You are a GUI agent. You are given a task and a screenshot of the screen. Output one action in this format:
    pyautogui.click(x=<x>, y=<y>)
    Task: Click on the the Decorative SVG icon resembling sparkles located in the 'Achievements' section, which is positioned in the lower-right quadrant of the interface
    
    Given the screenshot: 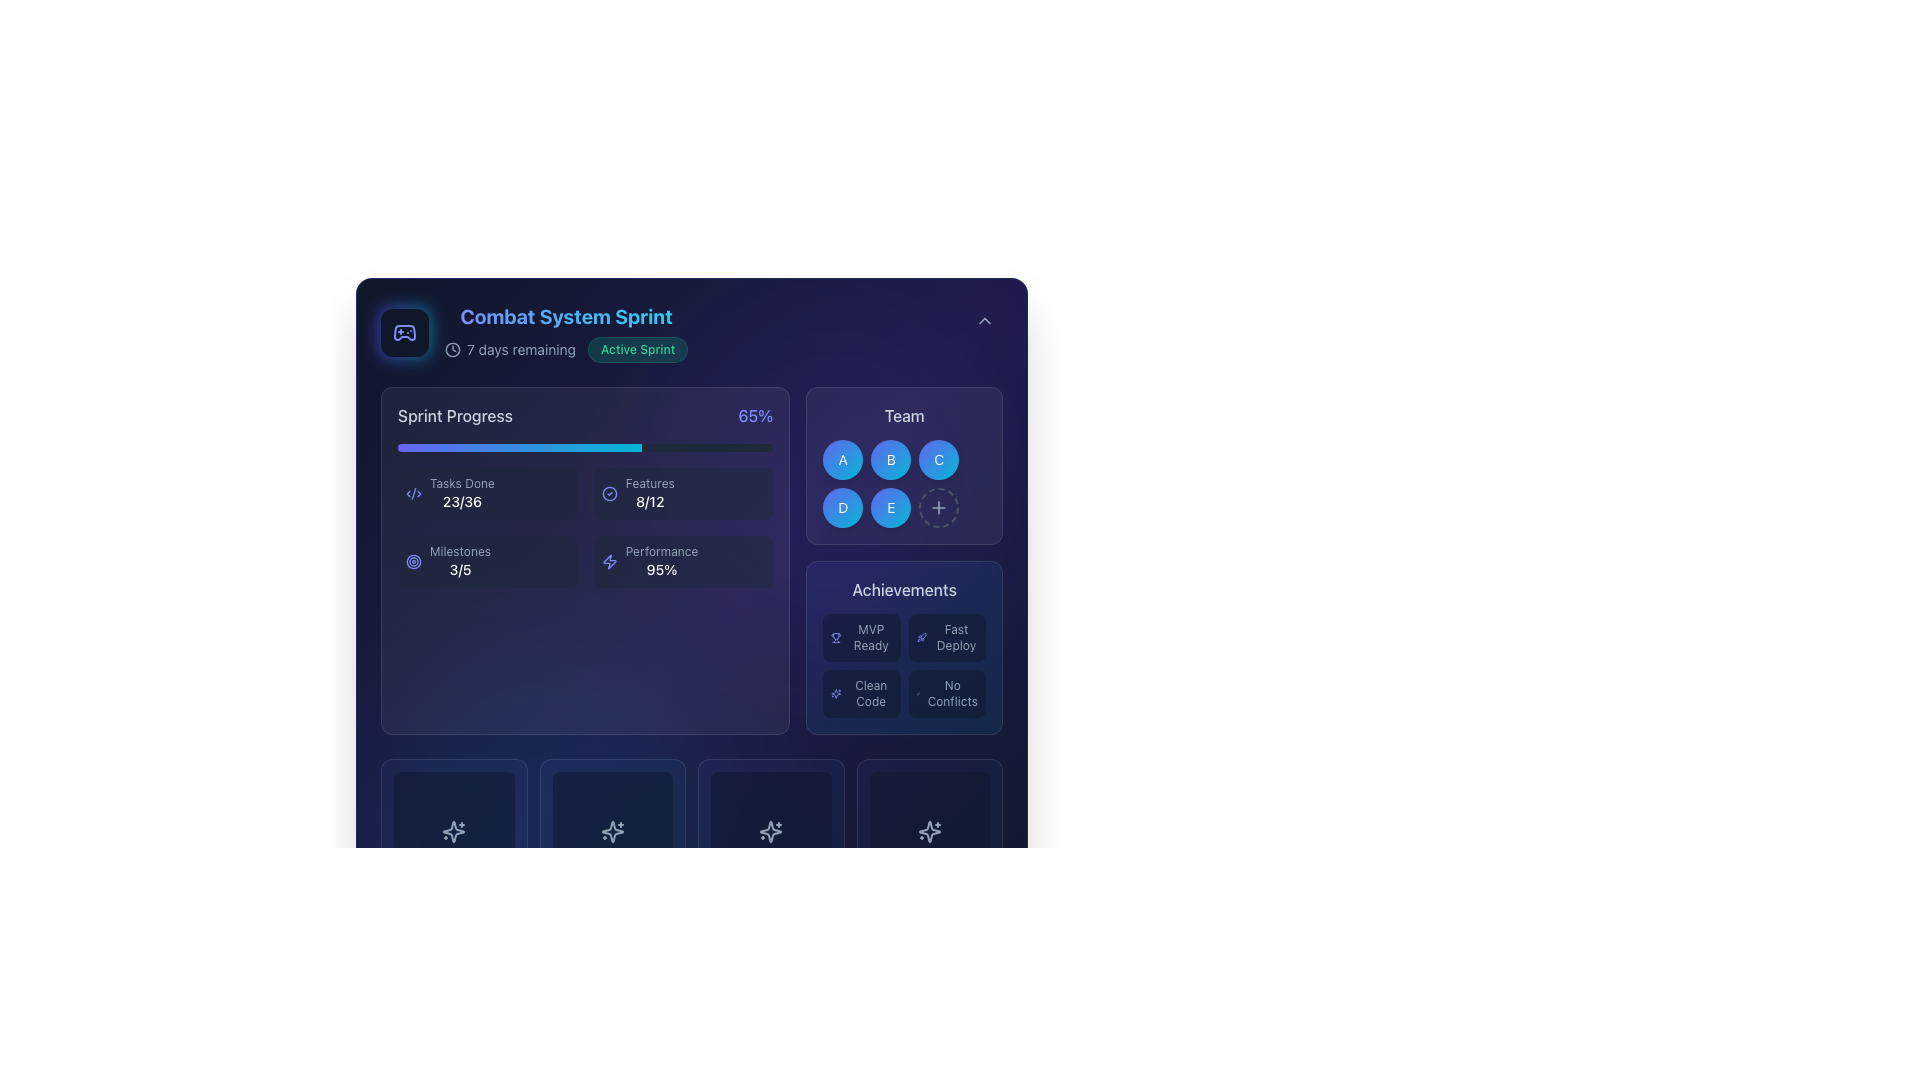 What is the action you would take?
    pyautogui.click(x=836, y=693)
    